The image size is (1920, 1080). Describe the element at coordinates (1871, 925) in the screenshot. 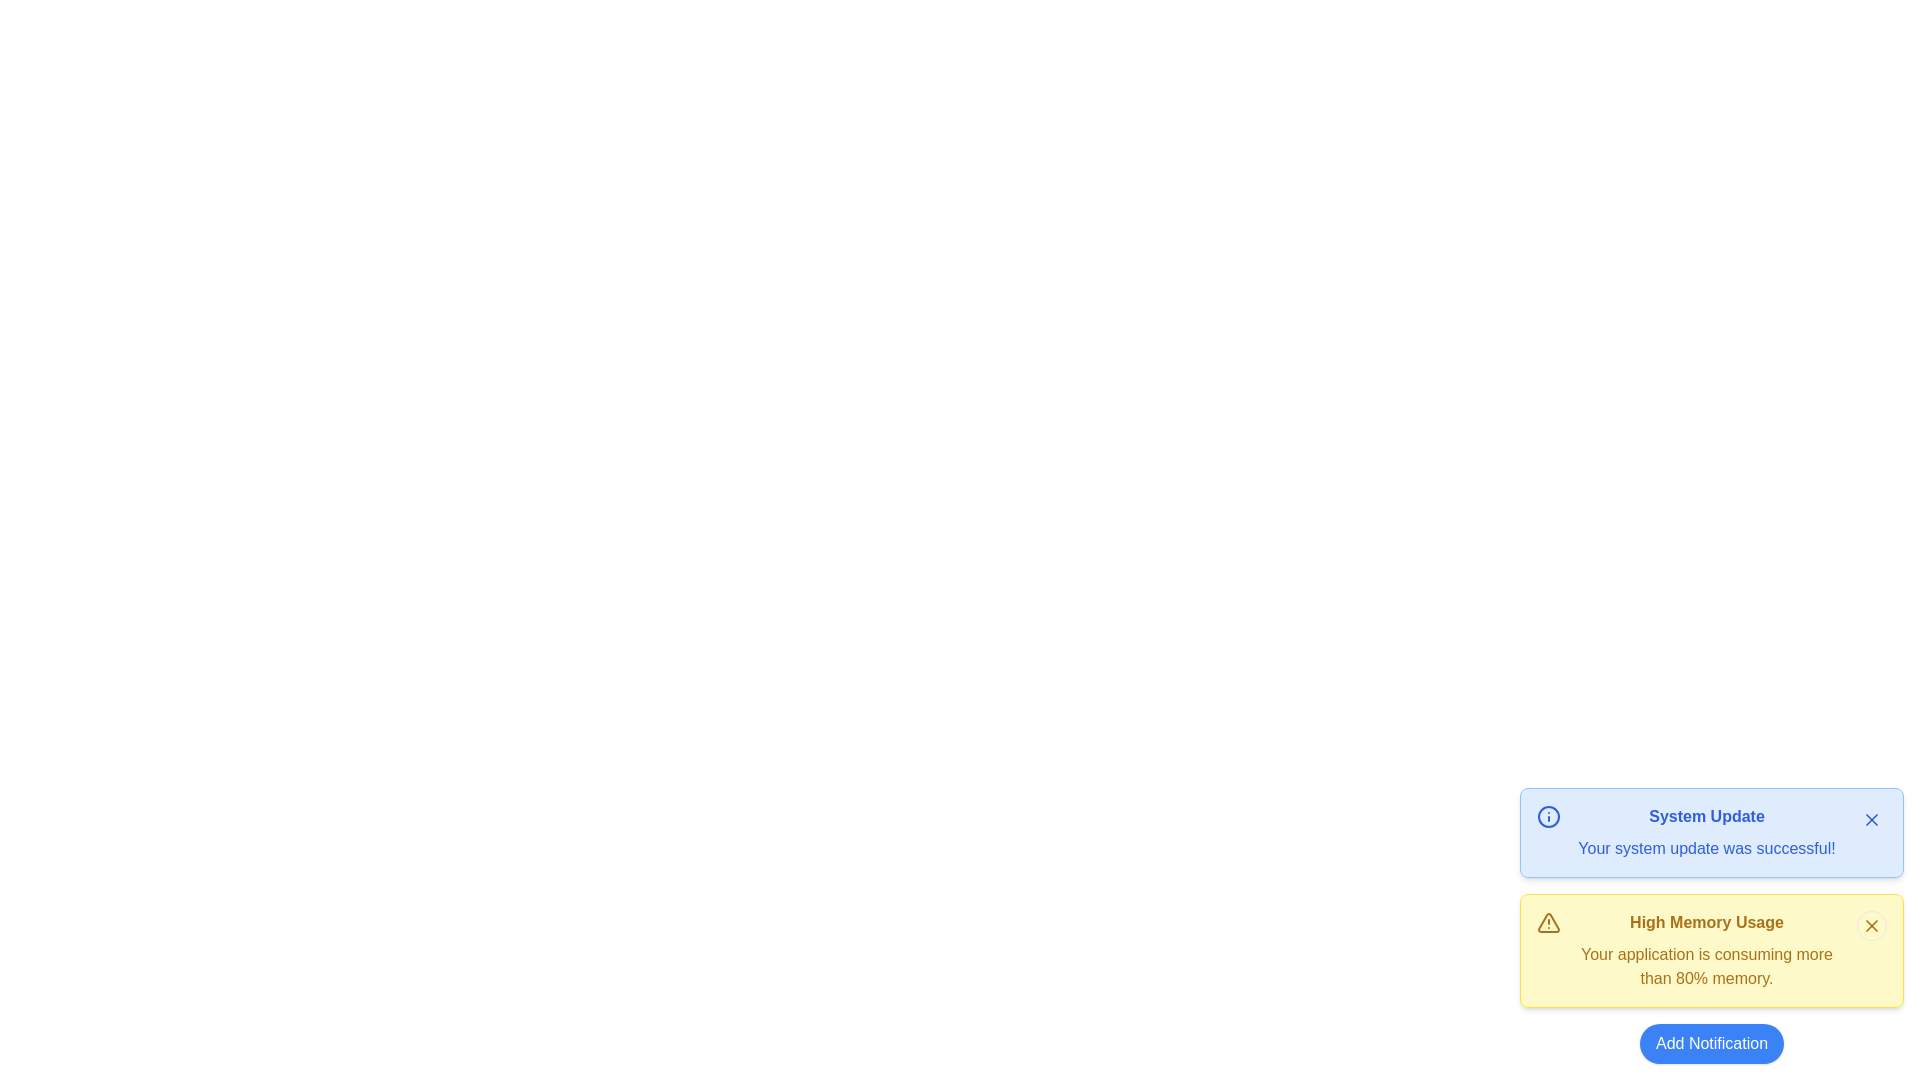

I see `the small circular 'X' icon styled as a close button located in the top-right corner of the yellow notification card labeled 'High Memory Usage'` at that location.